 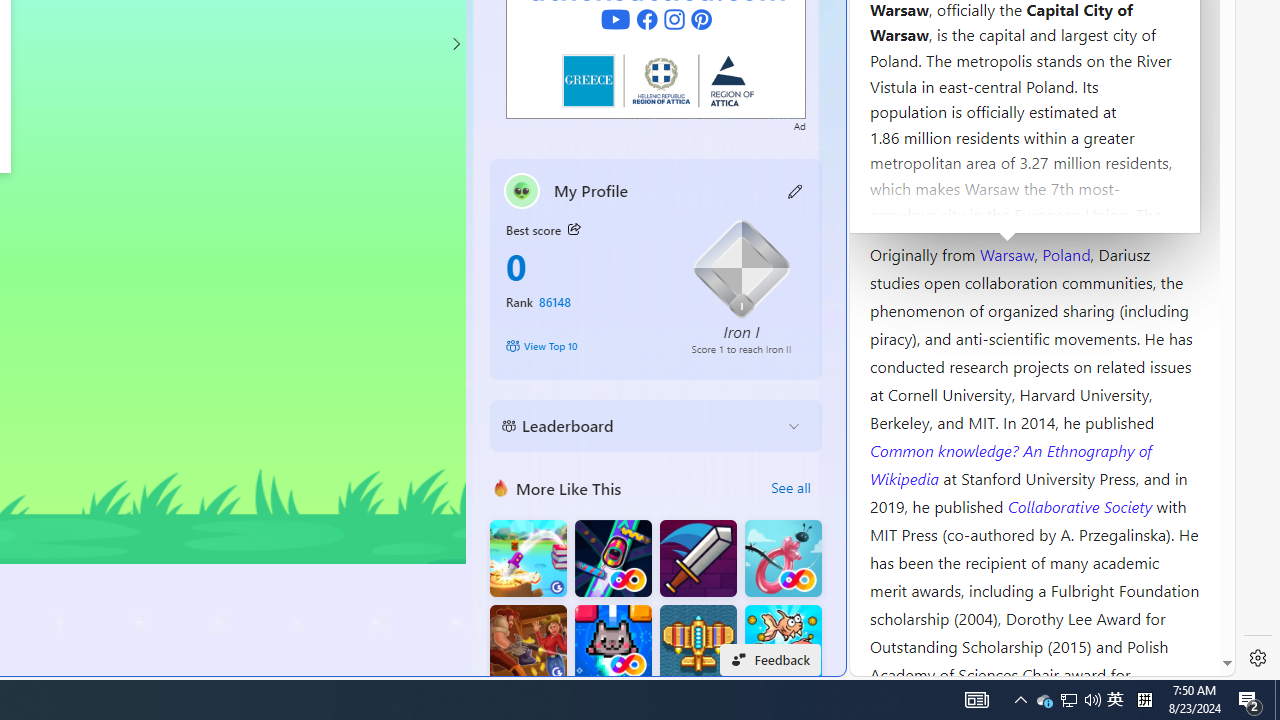 I want to click on 'Settings', so click(x=1257, y=658).